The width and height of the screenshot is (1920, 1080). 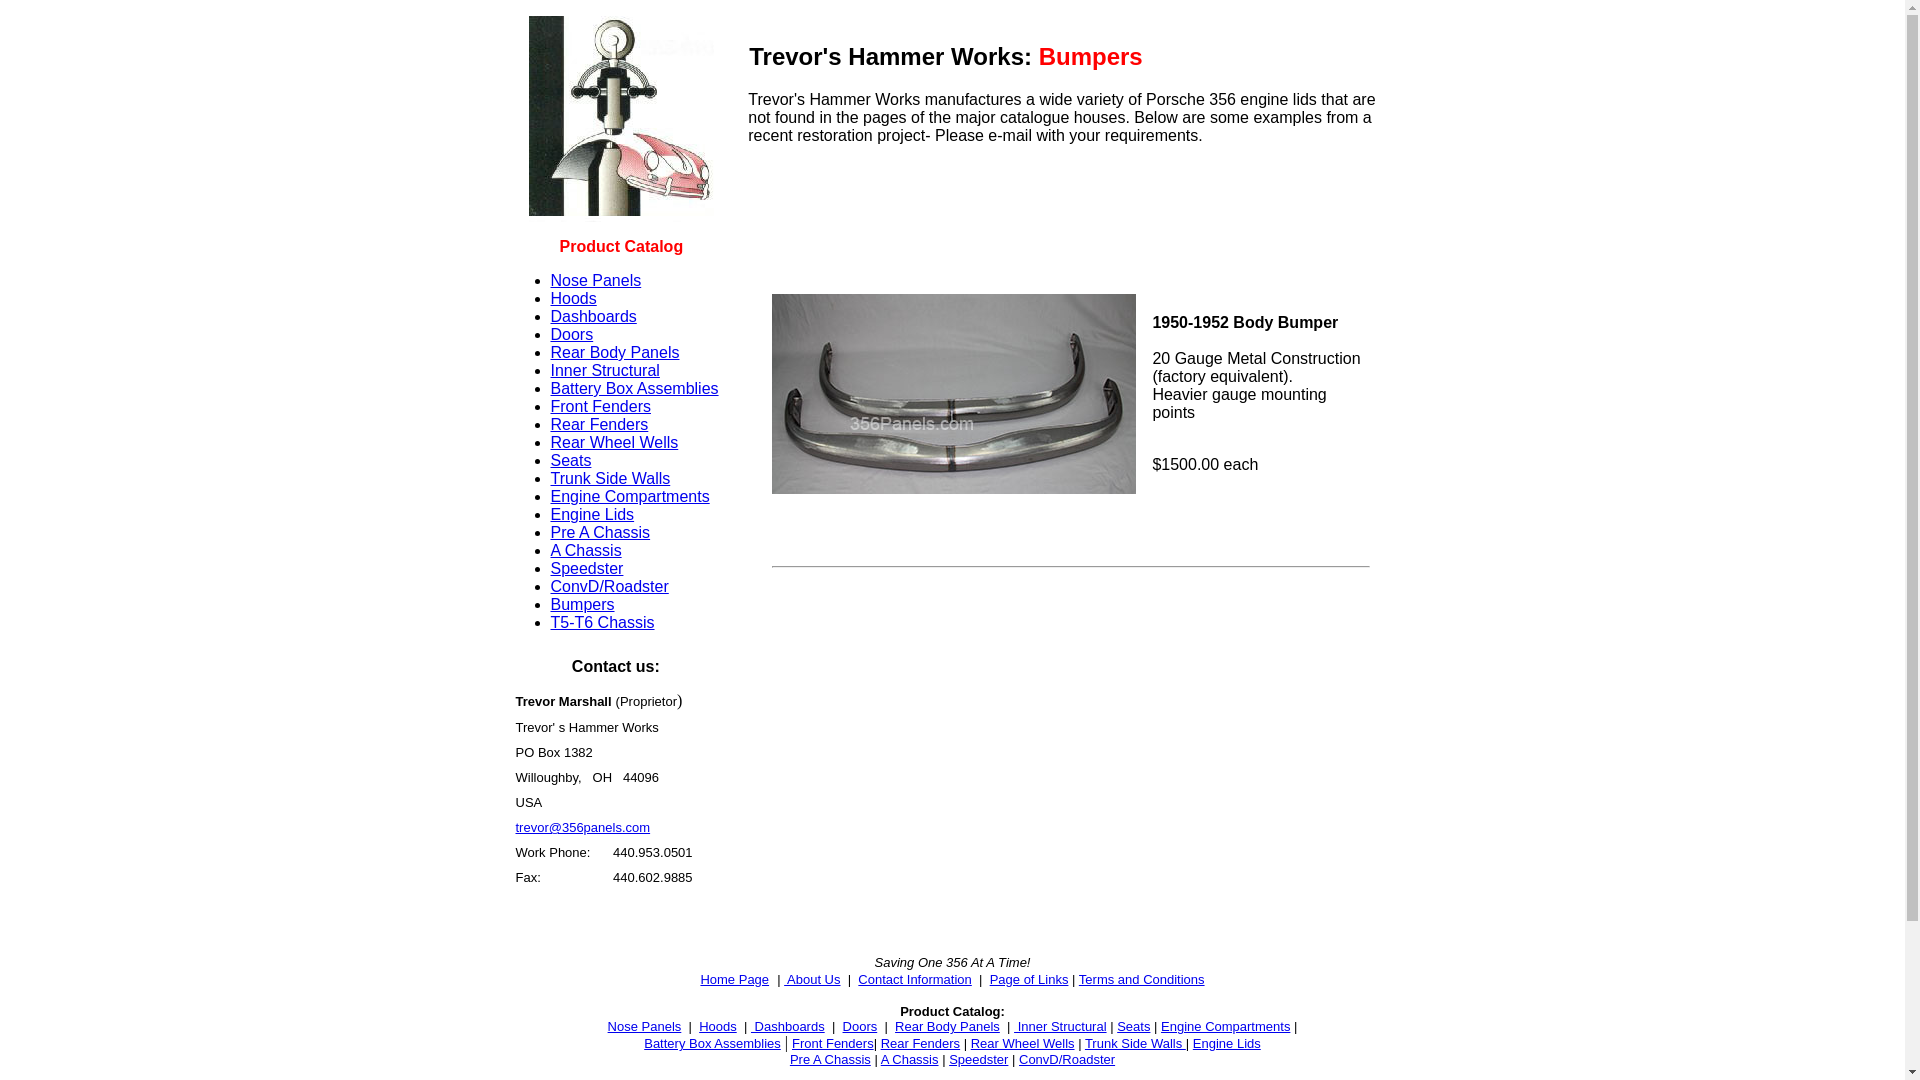 I want to click on 'Seats', so click(x=1116, y=1026).